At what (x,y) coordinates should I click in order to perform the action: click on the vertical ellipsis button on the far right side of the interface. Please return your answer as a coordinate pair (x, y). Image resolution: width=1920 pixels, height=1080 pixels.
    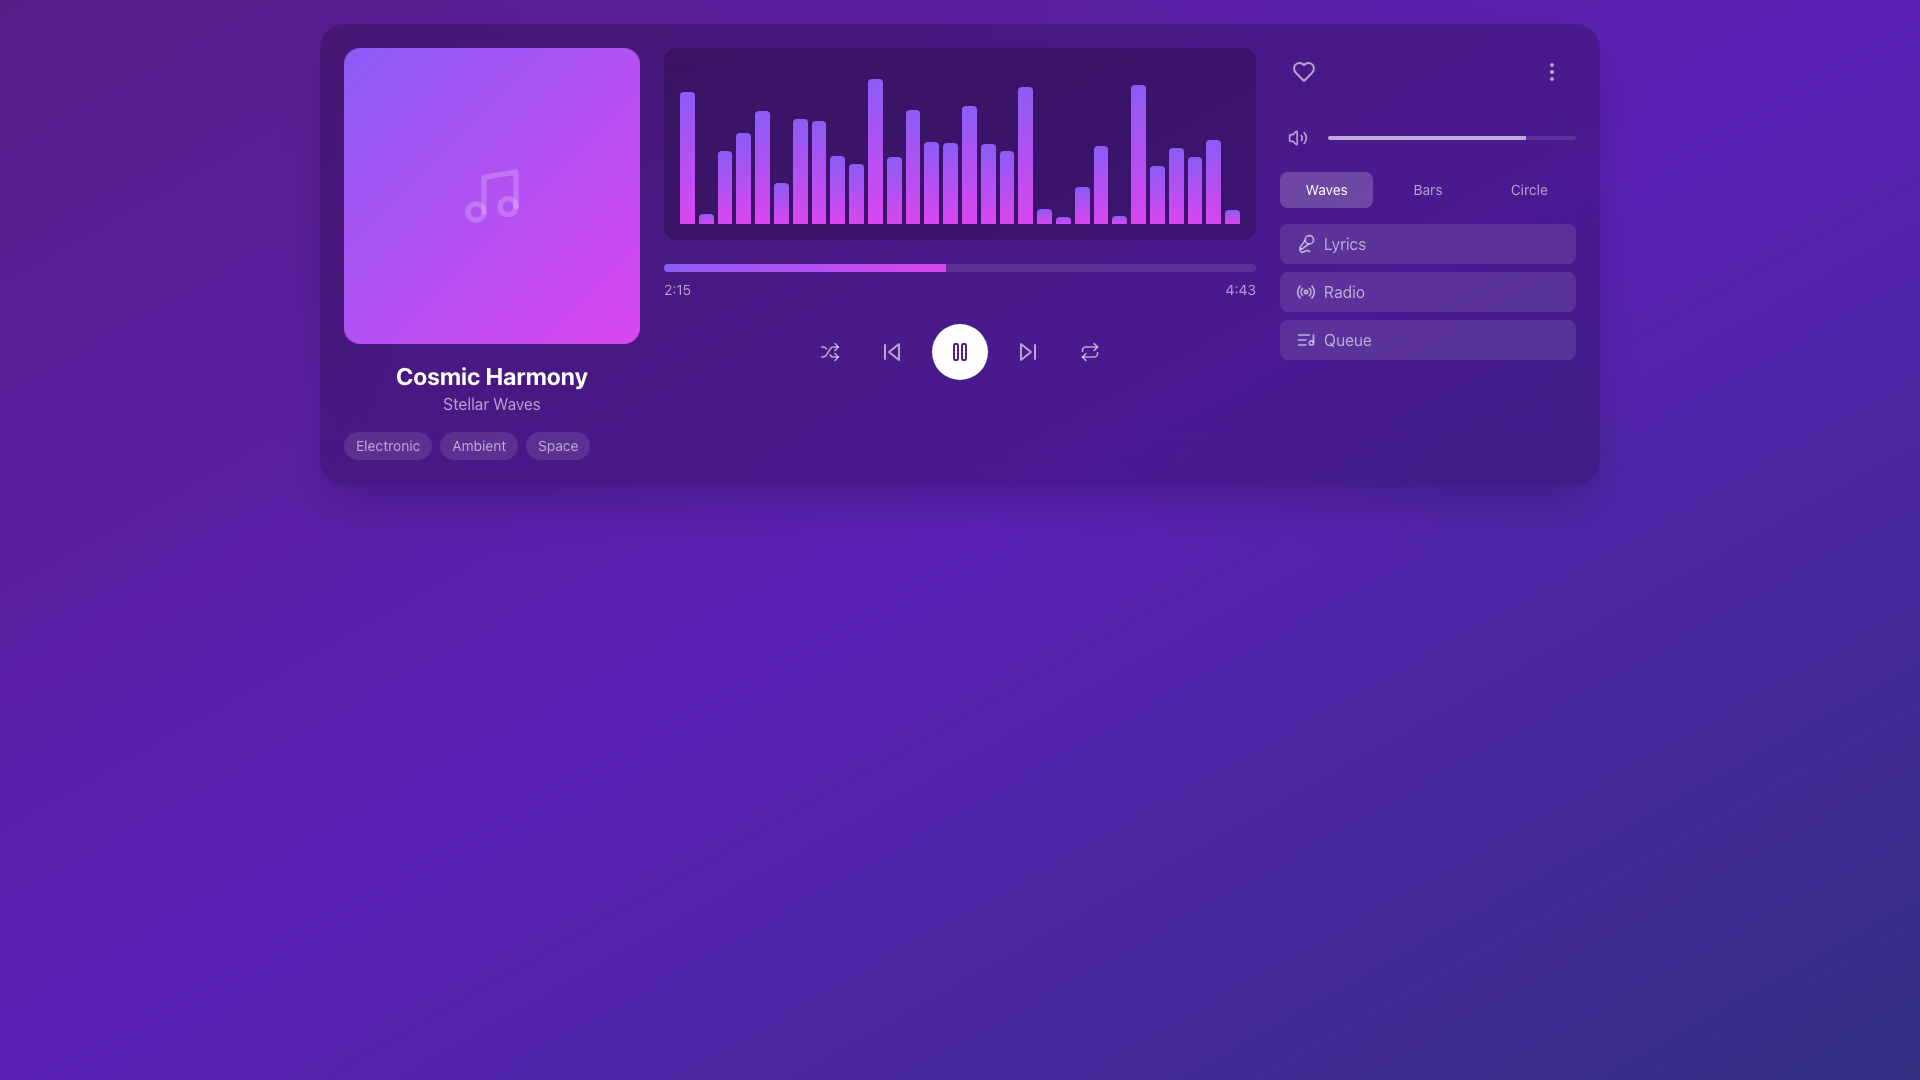
    Looking at the image, I should click on (1550, 71).